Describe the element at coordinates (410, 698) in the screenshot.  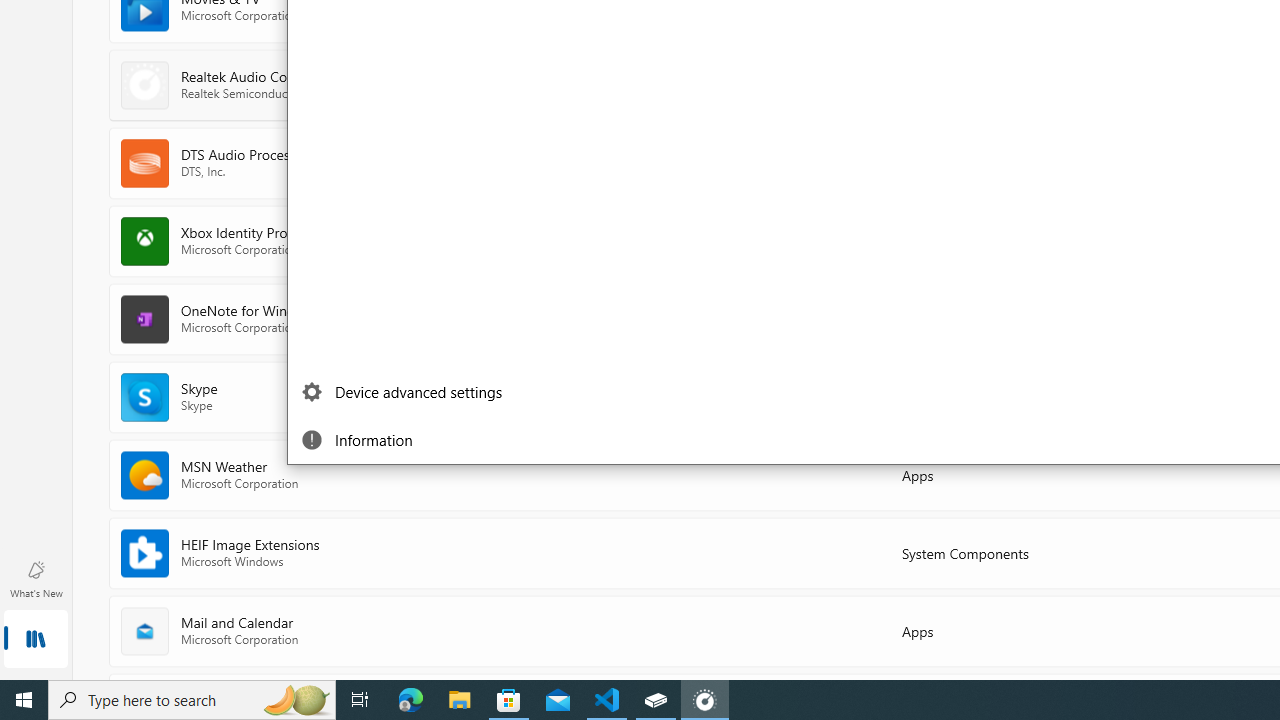
I see `'Microsoft Edge'` at that location.